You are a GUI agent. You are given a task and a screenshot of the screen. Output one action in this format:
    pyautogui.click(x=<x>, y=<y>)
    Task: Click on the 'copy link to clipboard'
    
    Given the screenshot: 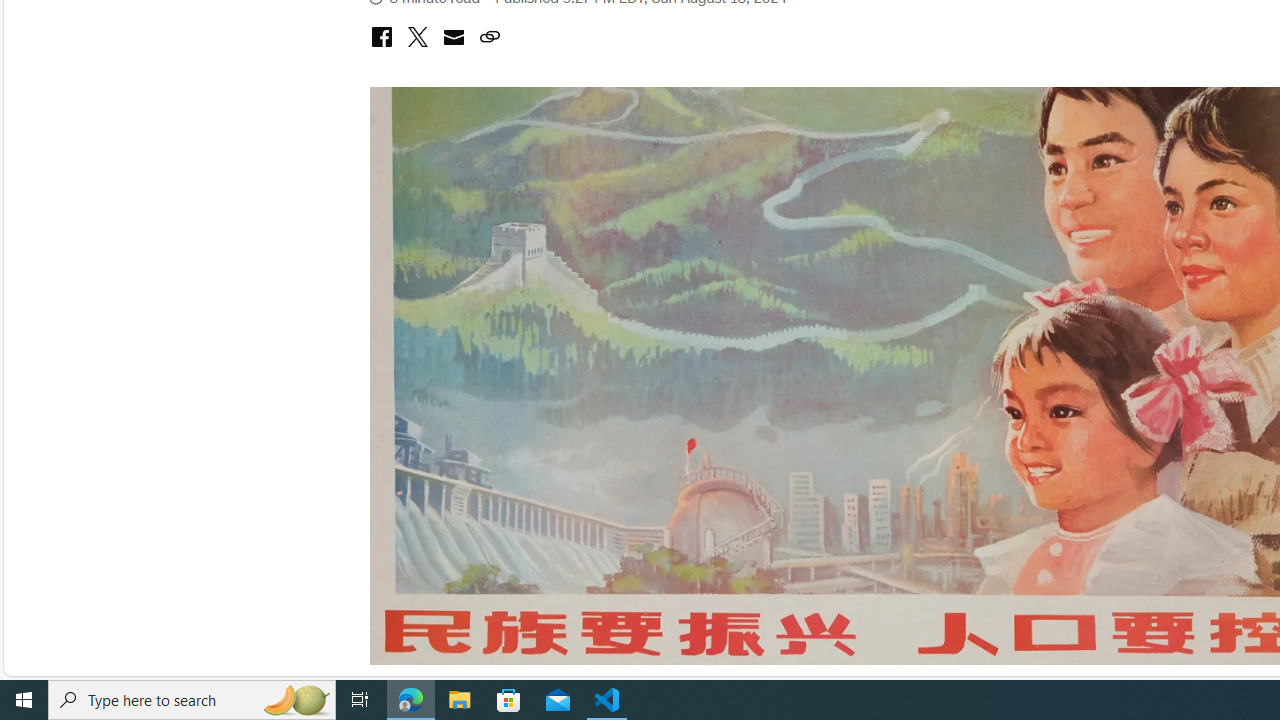 What is the action you would take?
    pyautogui.click(x=489, y=38)
    